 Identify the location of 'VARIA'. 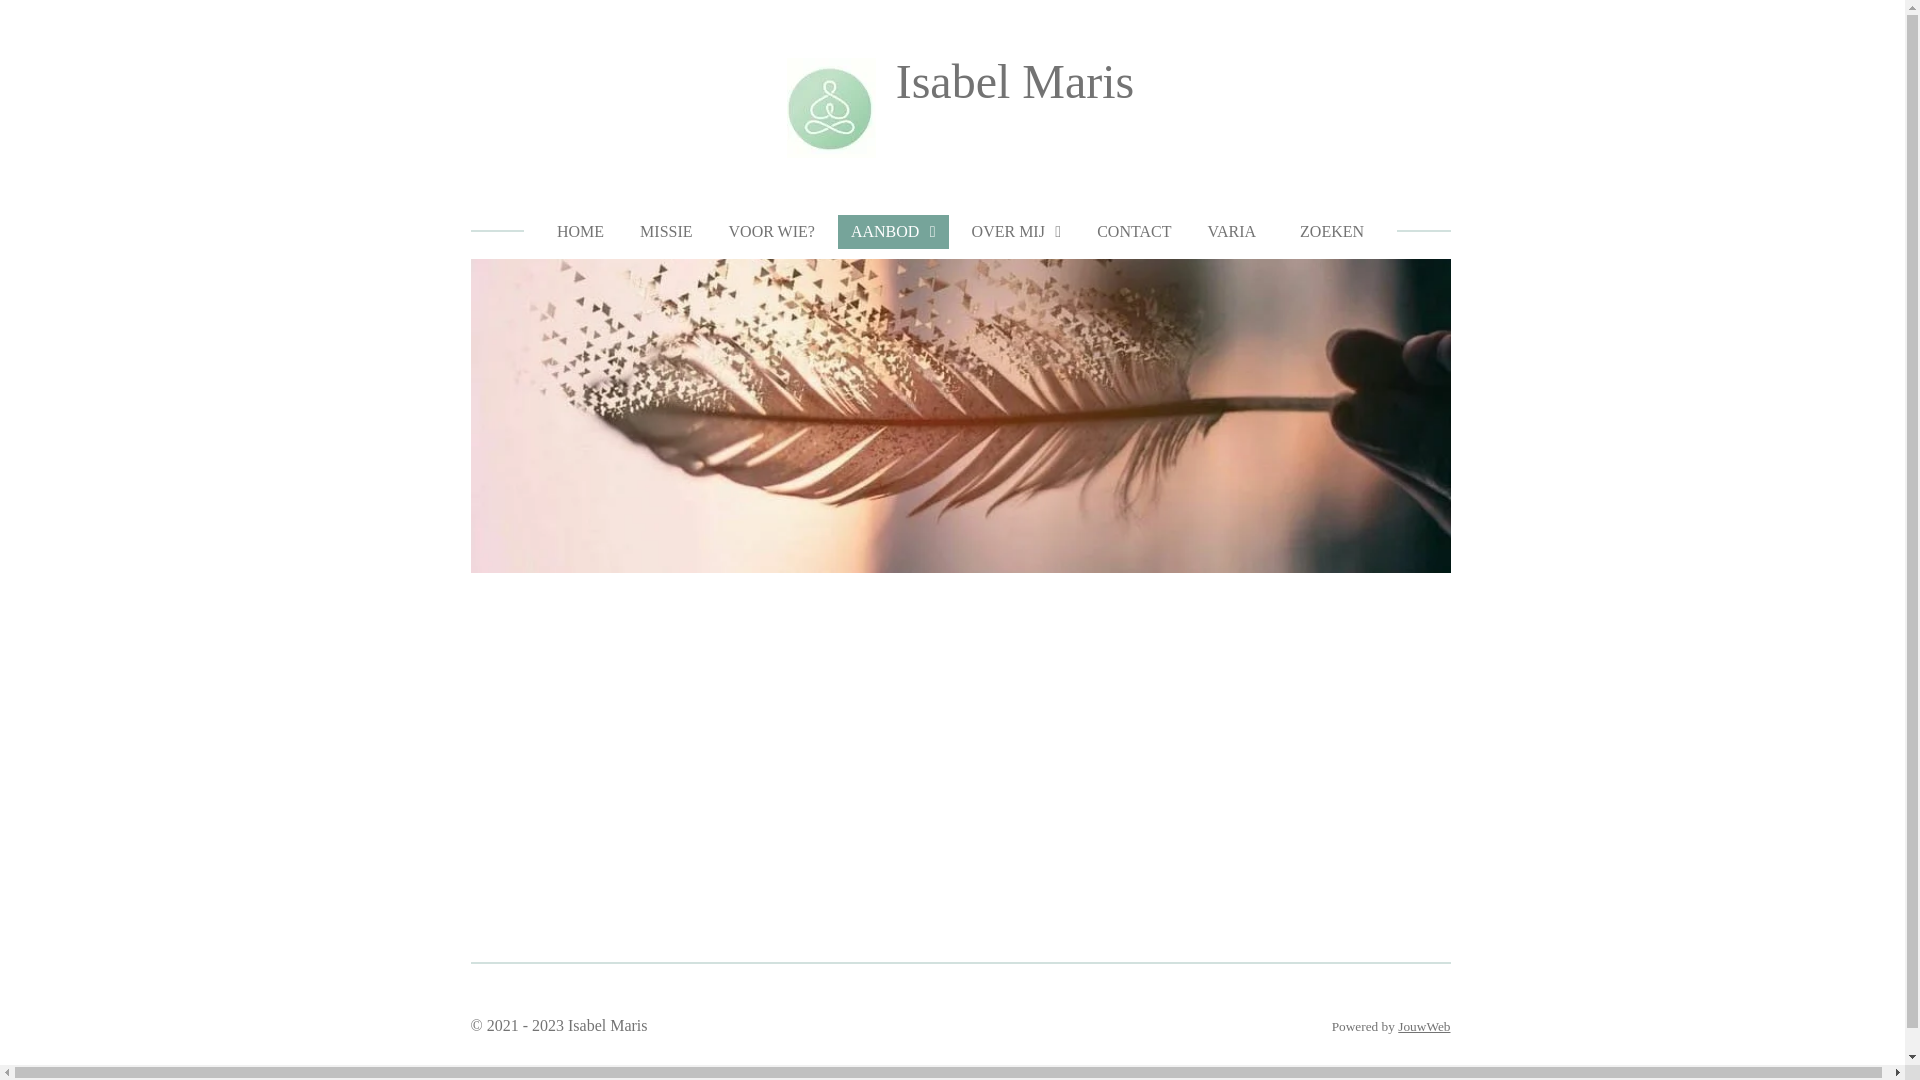
(1194, 230).